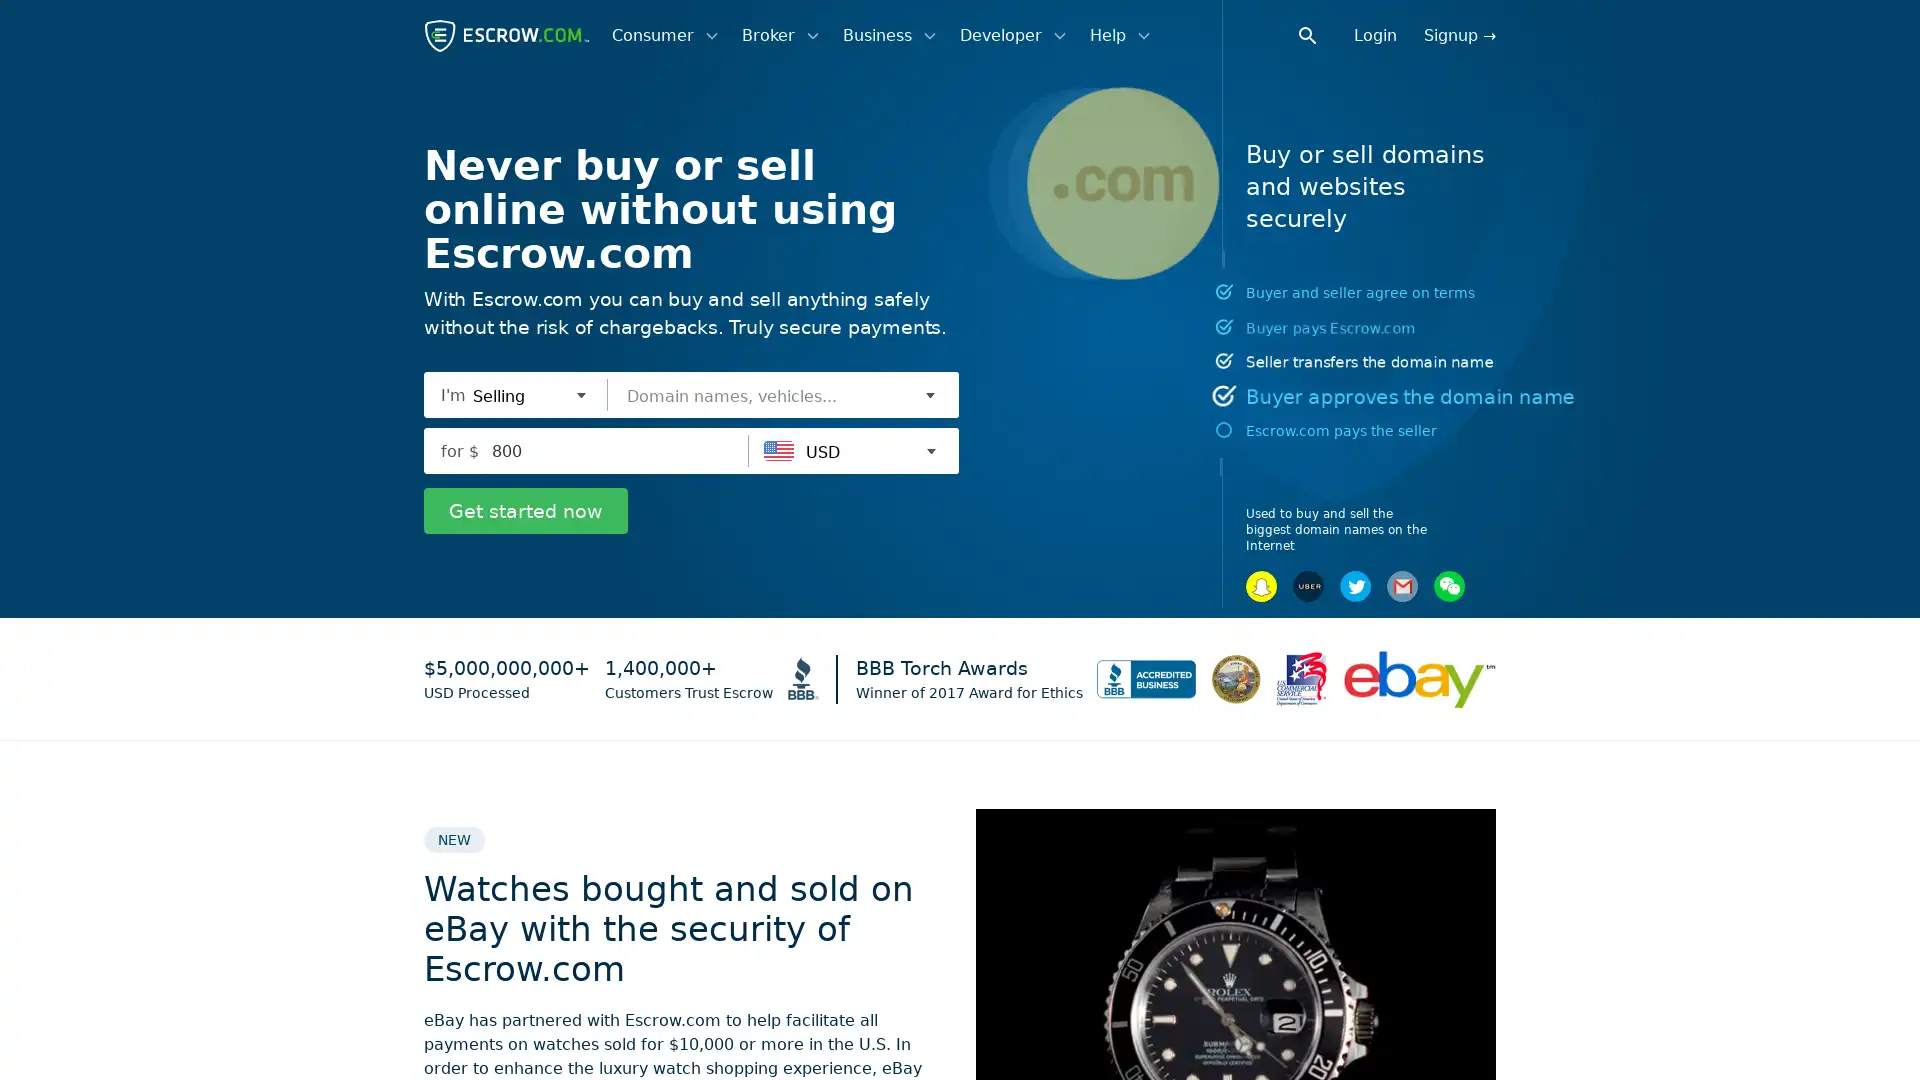 This screenshot has height=1080, width=1920. Describe the element at coordinates (526, 509) in the screenshot. I see `Get started now` at that location.